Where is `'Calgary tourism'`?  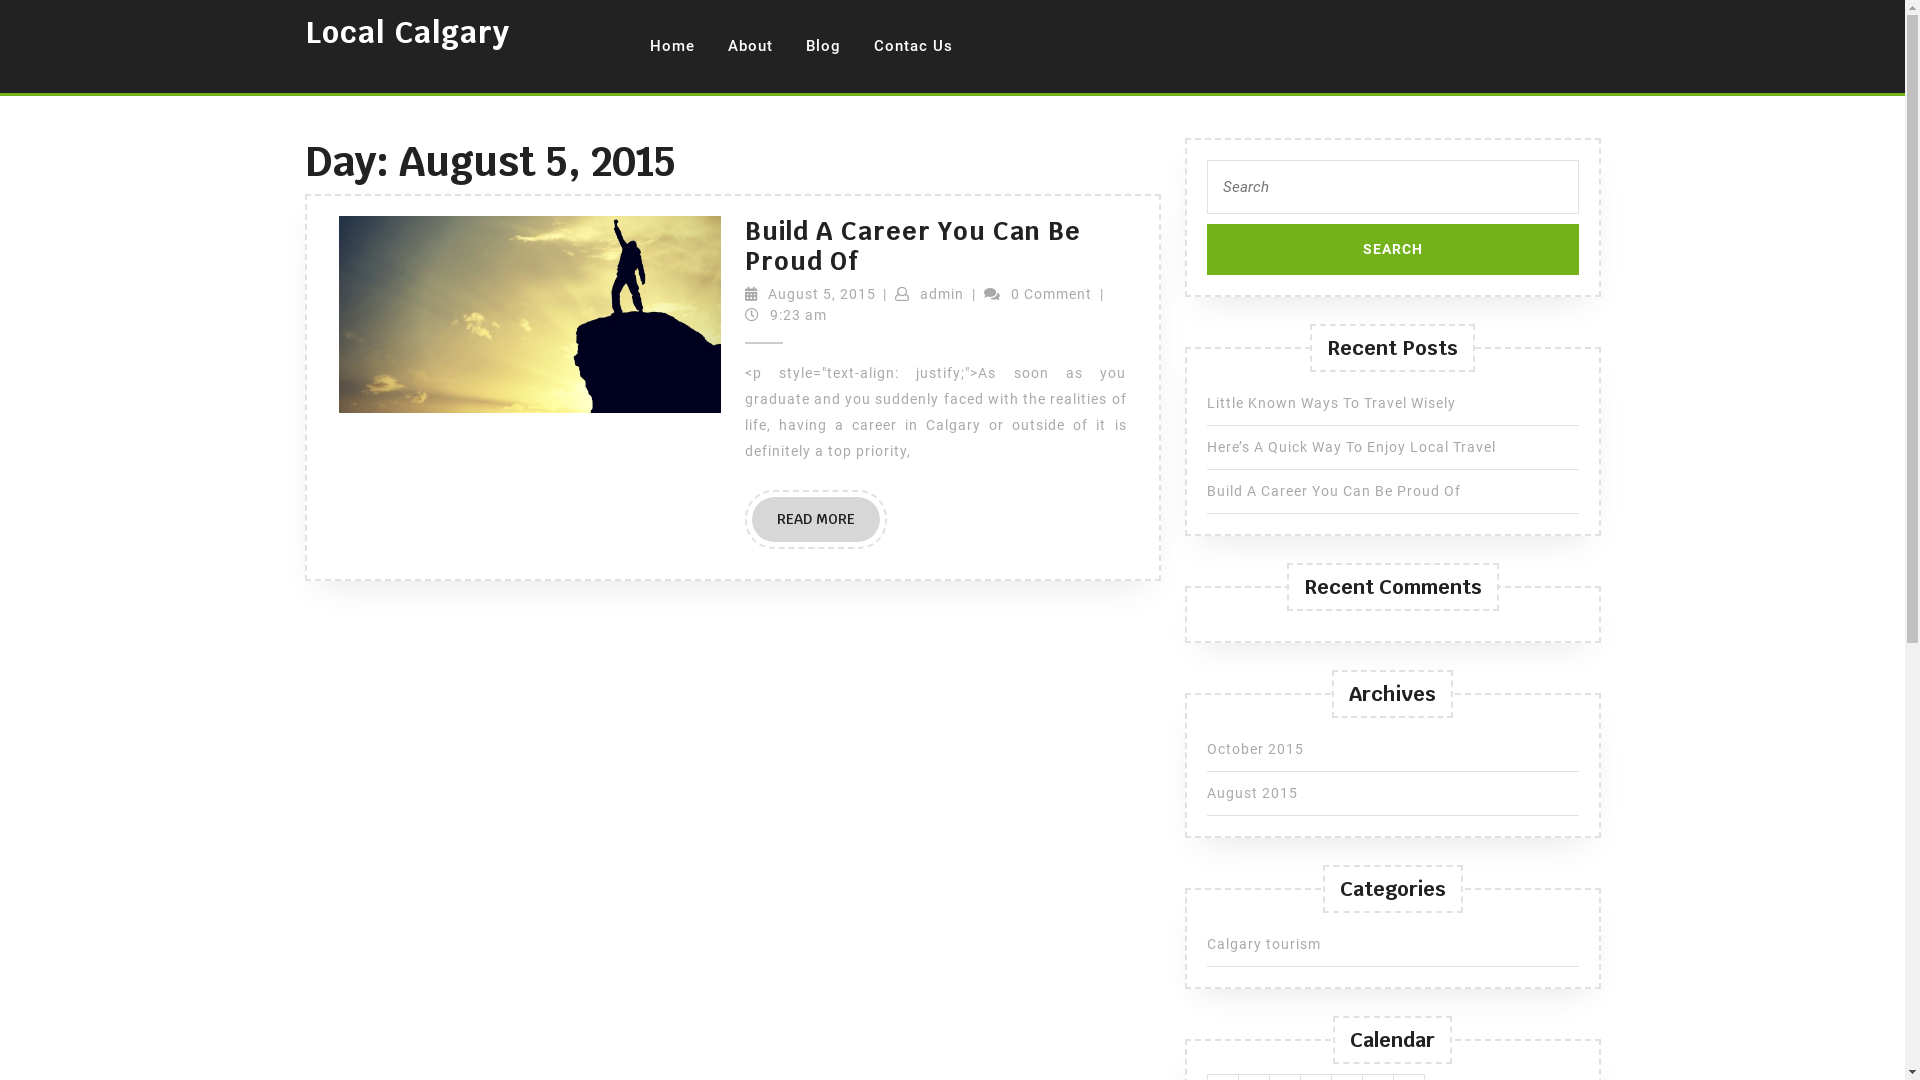 'Calgary tourism' is located at coordinates (1261, 944).